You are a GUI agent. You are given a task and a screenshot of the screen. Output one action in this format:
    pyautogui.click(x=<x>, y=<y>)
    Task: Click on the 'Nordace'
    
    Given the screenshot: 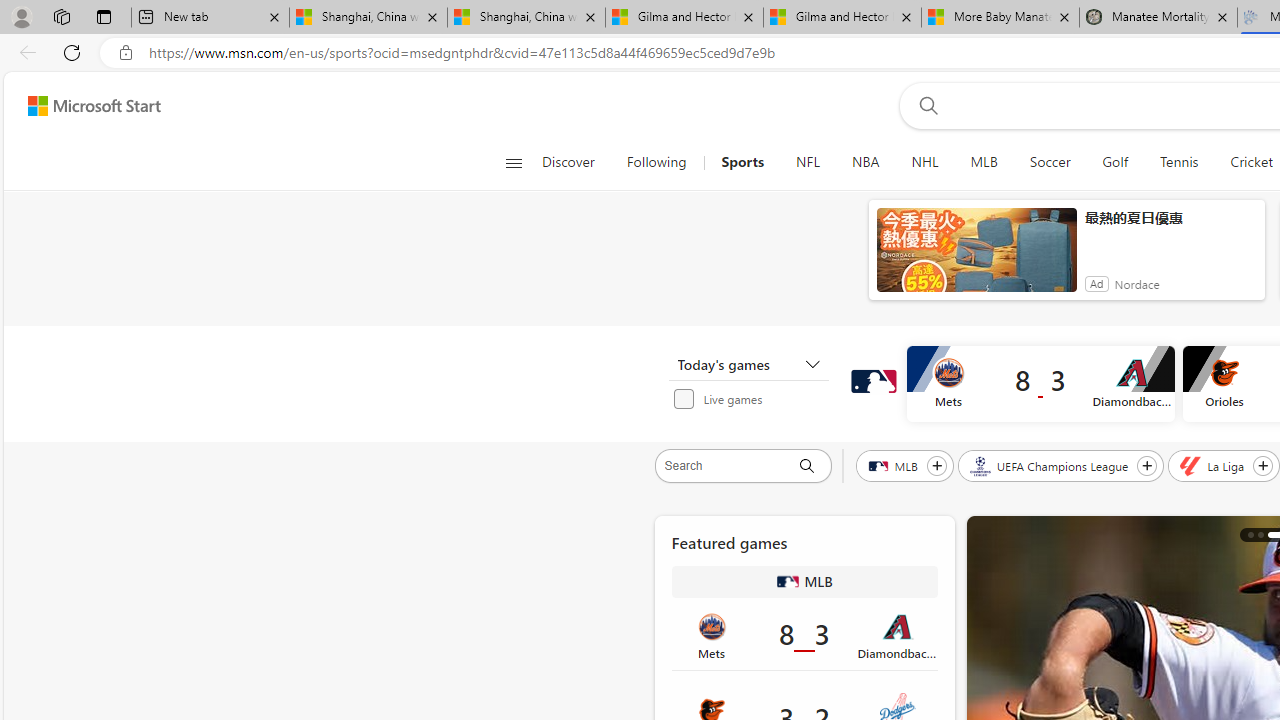 What is the action you would take?
    pyautogui.click(x=1136, y=284)
    